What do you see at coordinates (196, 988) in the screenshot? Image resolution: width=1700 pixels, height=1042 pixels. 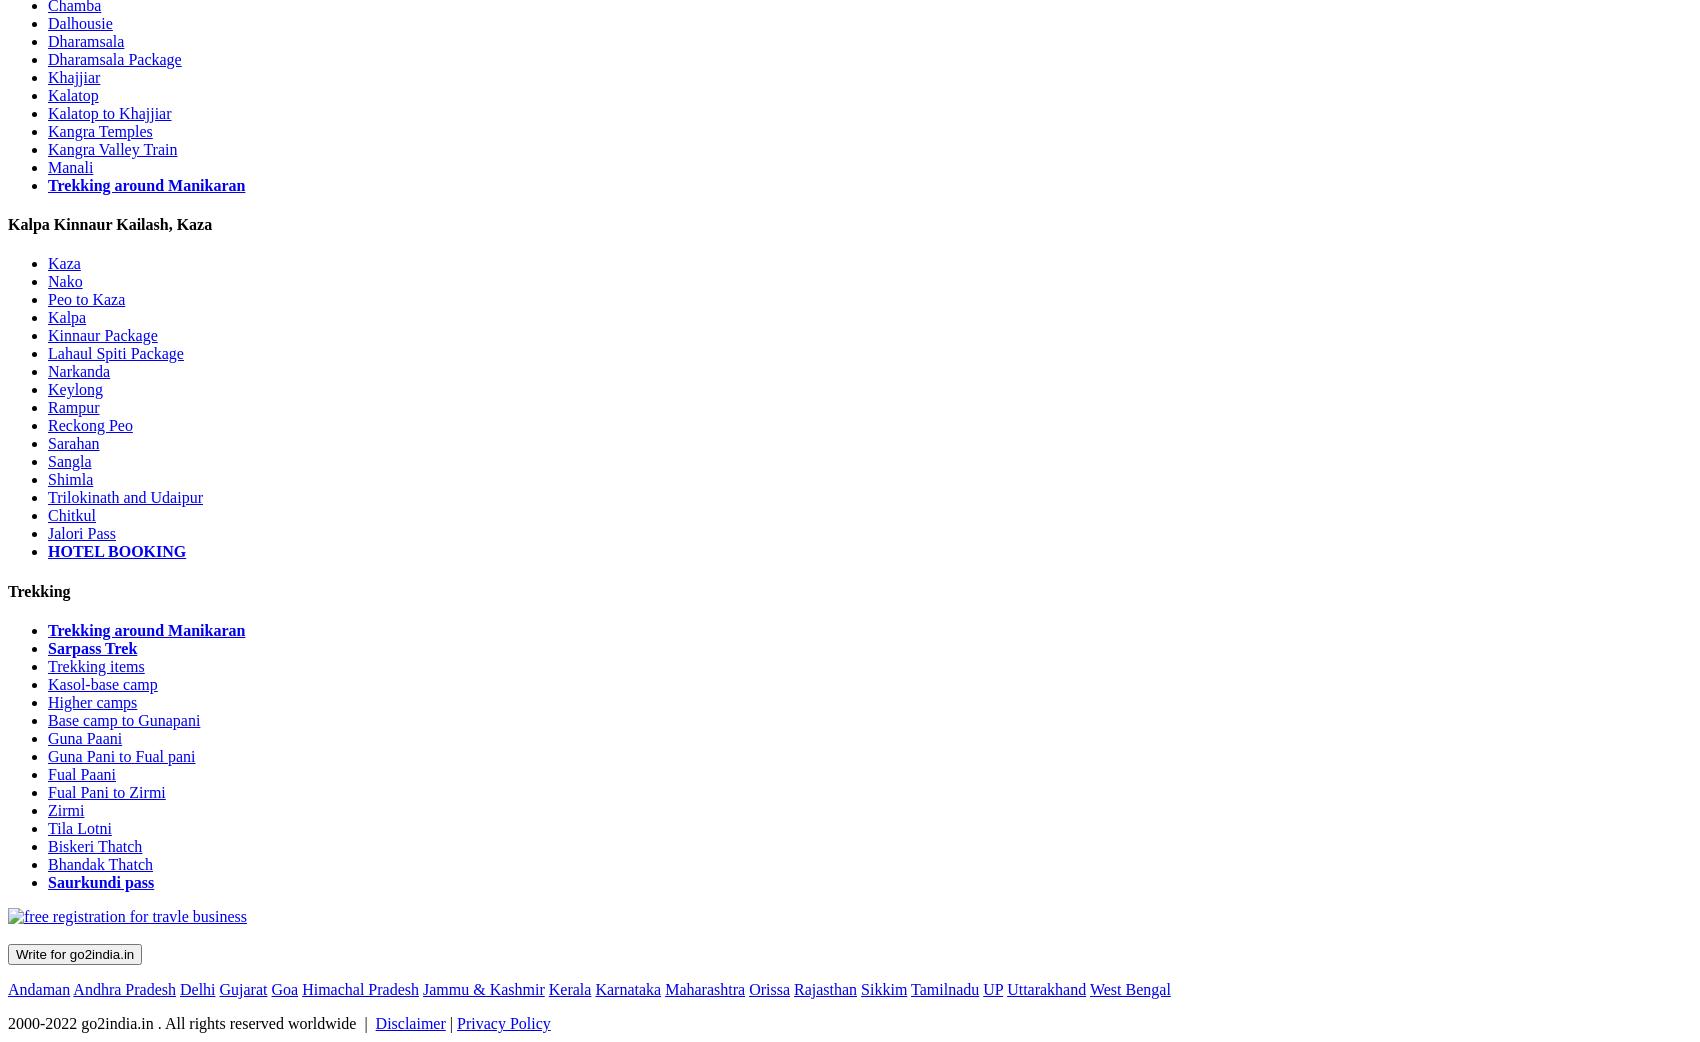 I see `'Delhi'` at bounding box center [196, 988].